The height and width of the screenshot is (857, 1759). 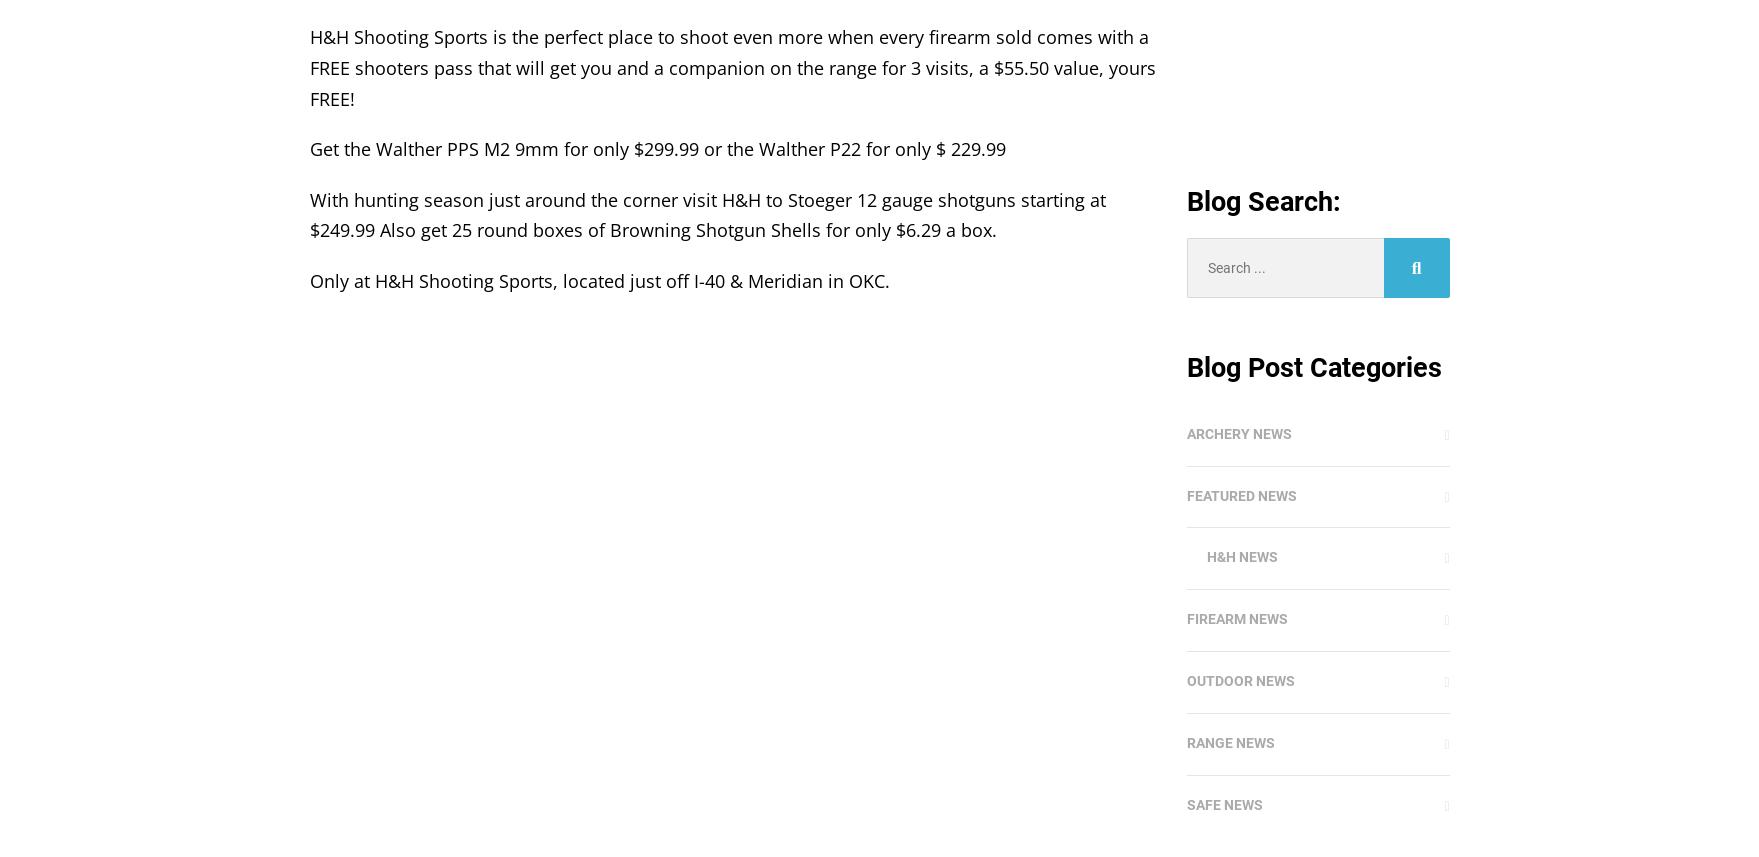 What do you see at coordinates (706, 213) in the screenshot?
I see `'With hunting season just around the corner visit H&H to Stoeger 12 gauge shotguns starting at $249.99 Also get 25 round boxes of Browning Shotgun Shells for only $6.29 a box.'` at bounding box center [706, 213].